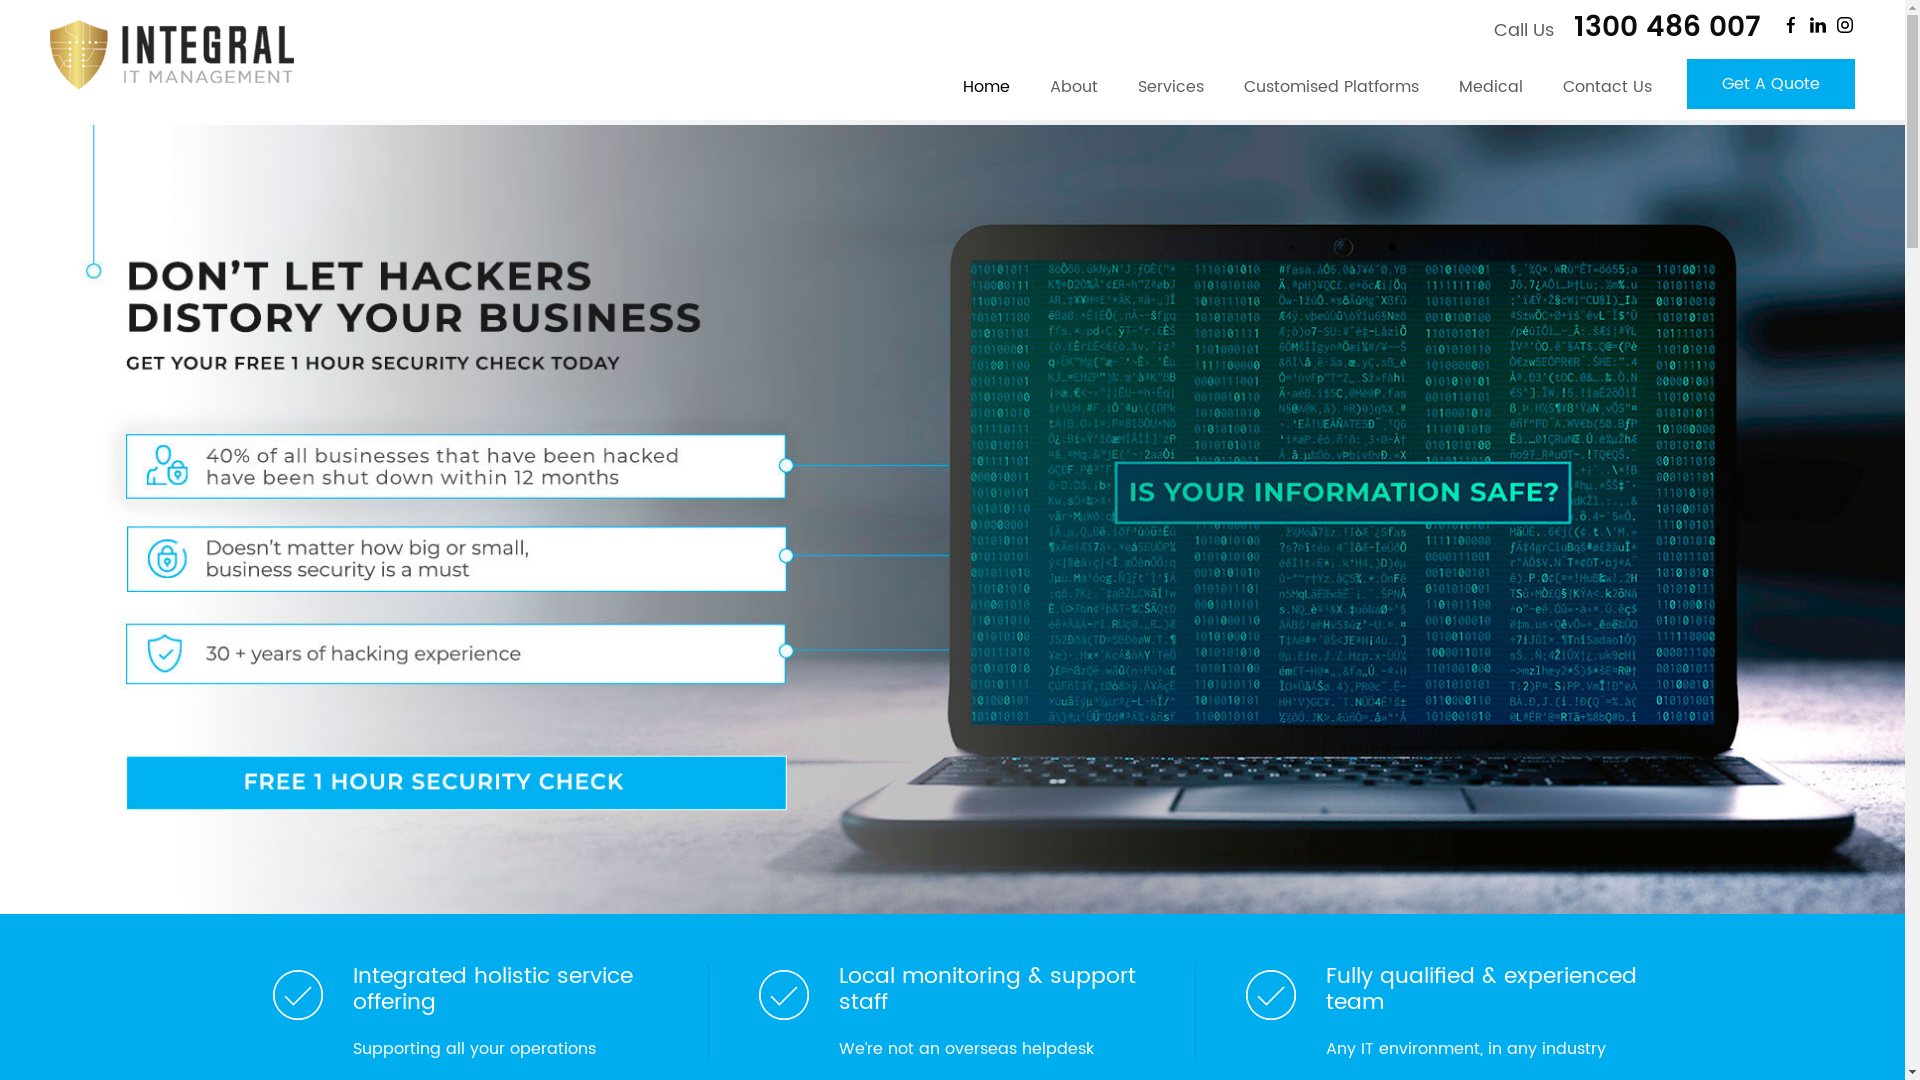 The width and height of the screenshot is (1920, 1080). What do you see at coordinates (1607, 92) in the screenshot?
I see `'Contact Us'` at bounding box center [1607, 92].